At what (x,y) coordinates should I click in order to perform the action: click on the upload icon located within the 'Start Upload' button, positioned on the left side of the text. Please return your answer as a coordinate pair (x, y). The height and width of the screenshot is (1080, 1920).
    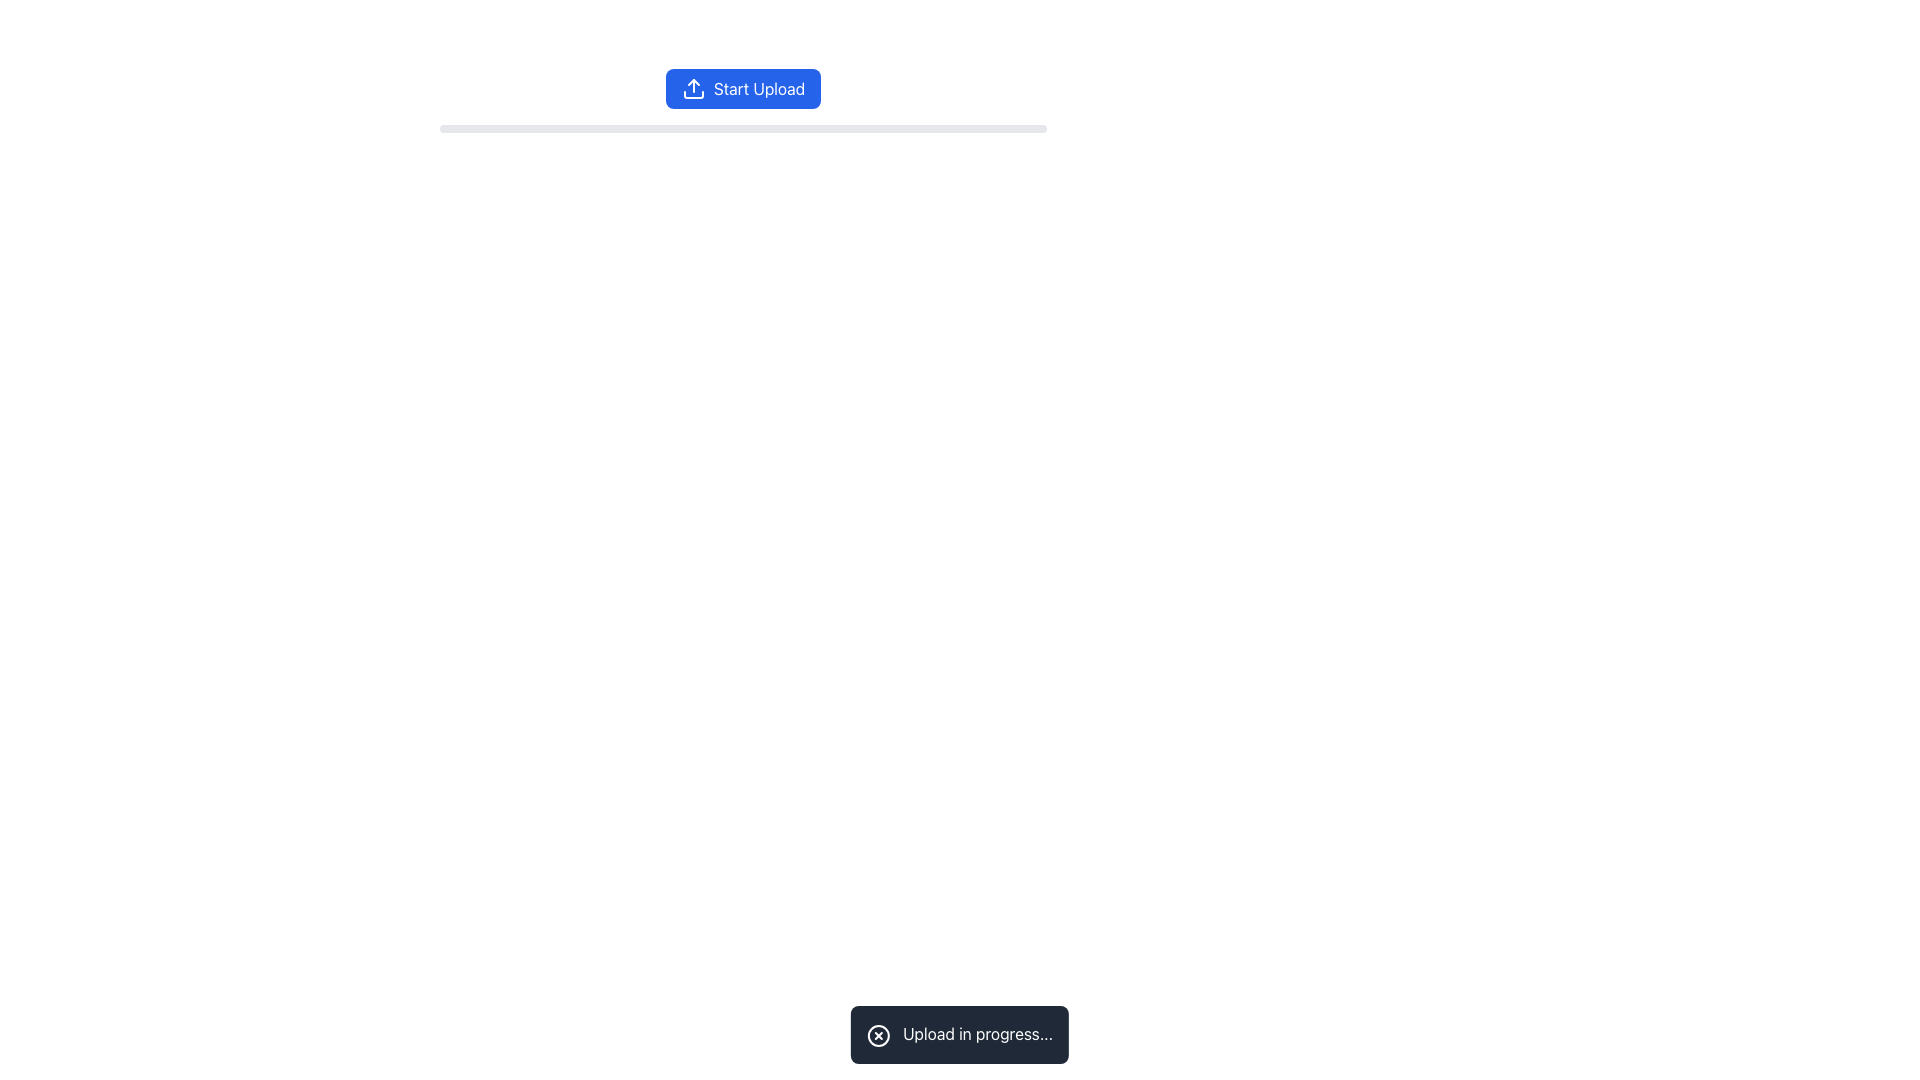
    Looking at the image, I should click on (693, 87).